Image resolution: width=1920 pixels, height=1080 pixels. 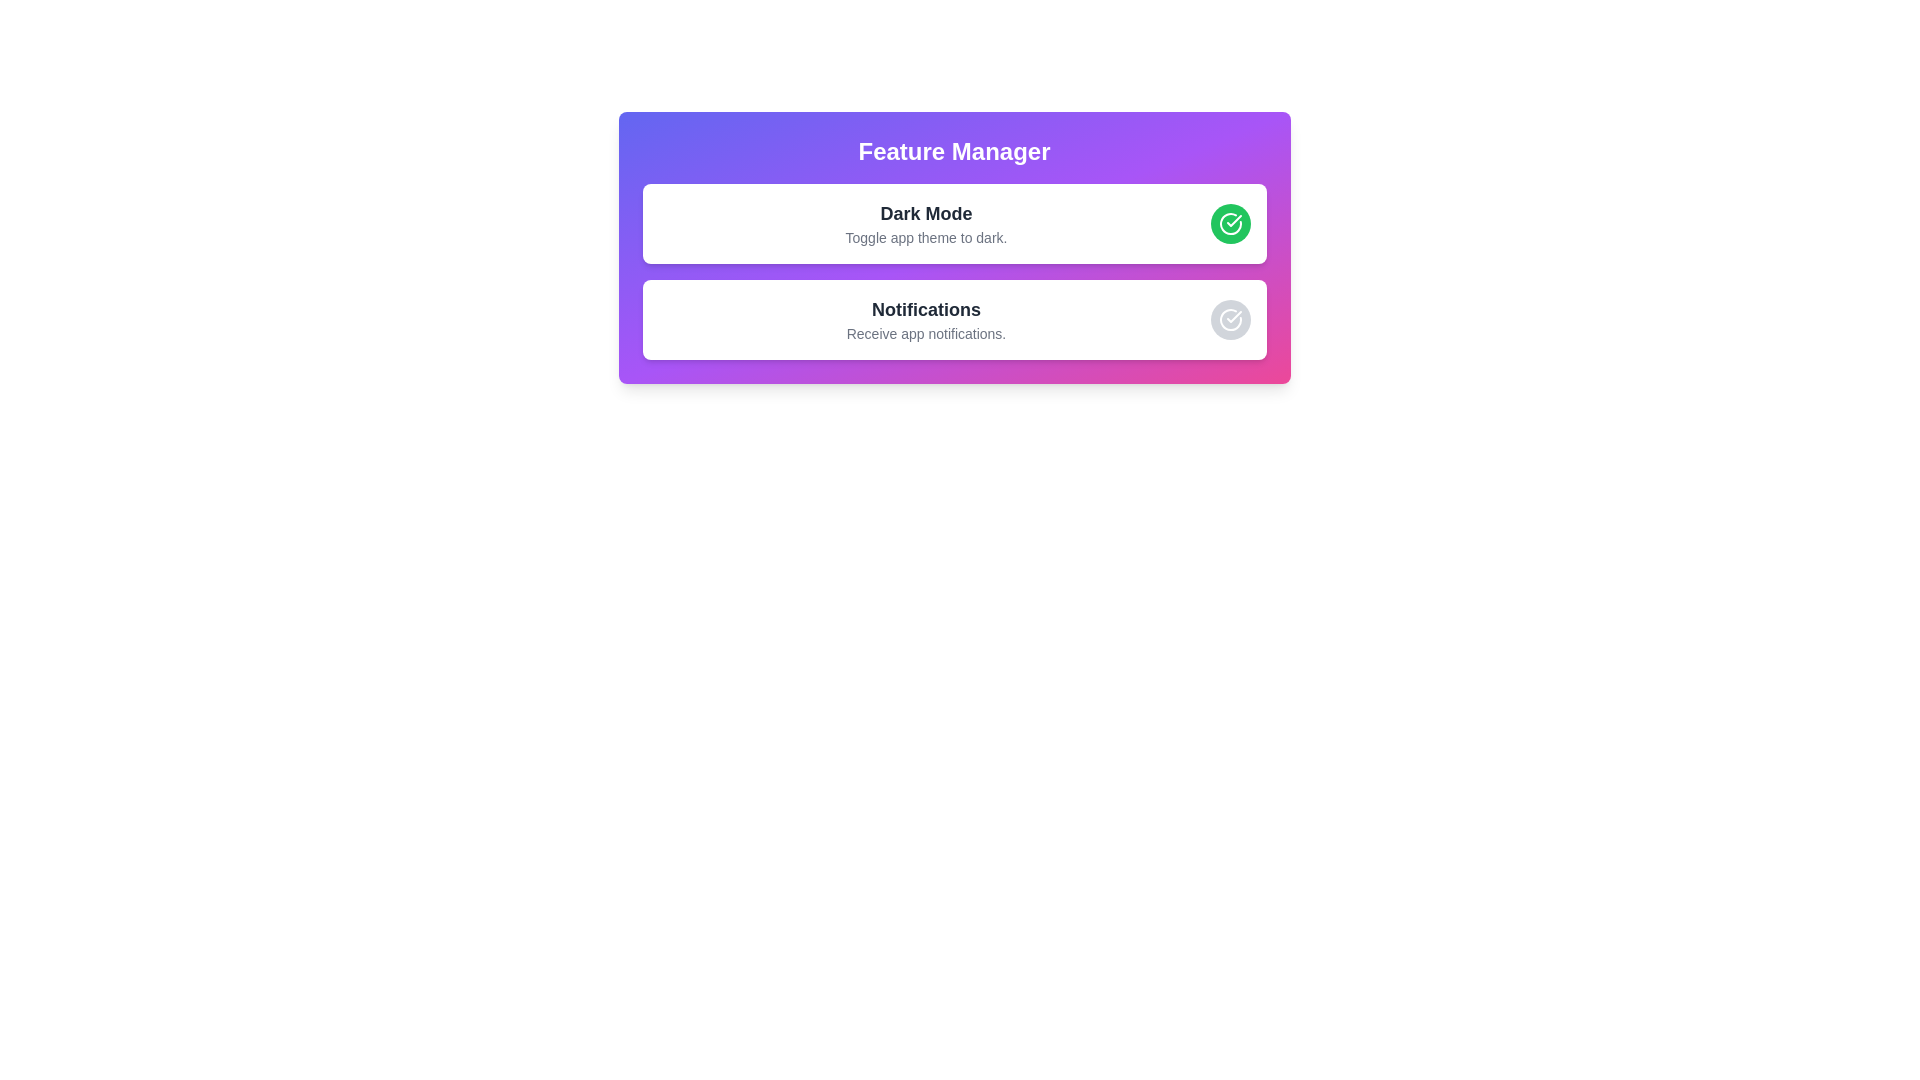 I want to click on the text label stating 'Toggle app theme to dark.' which is located below the 'Dark Mode' heading in the feature settings card, so click(x=925, y=237).